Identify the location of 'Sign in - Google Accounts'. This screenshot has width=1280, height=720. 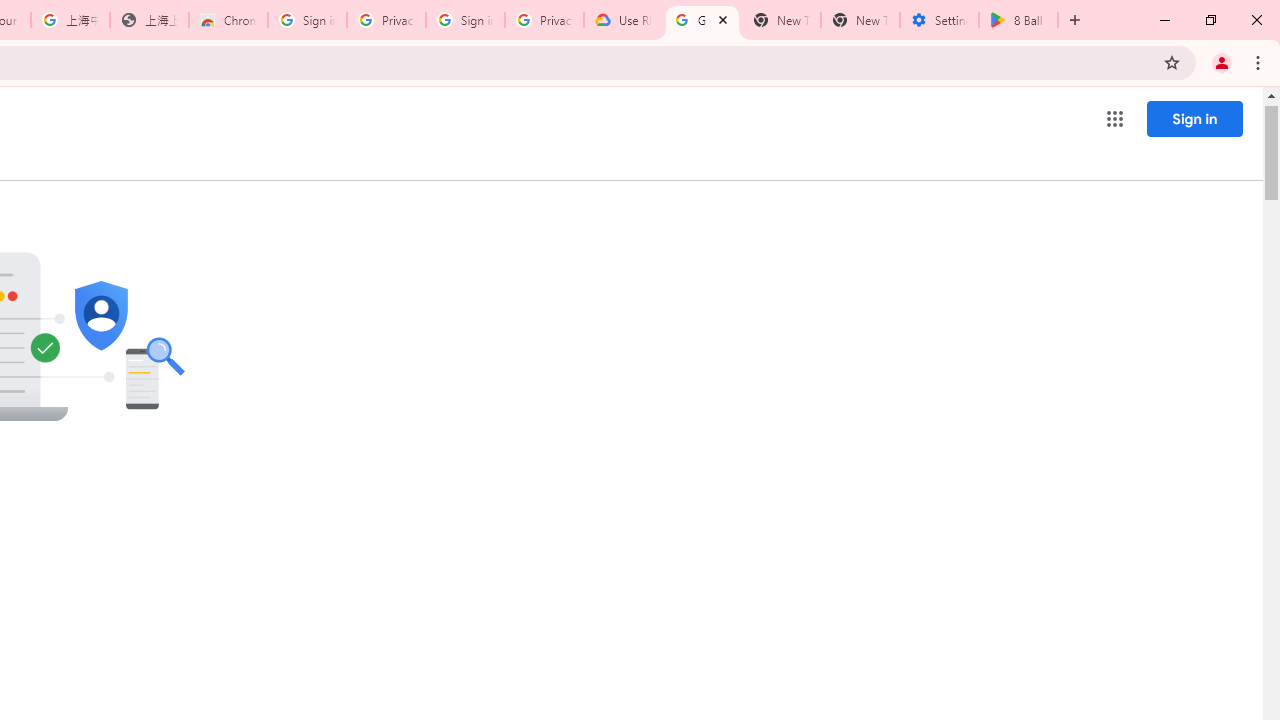
(464, 20).